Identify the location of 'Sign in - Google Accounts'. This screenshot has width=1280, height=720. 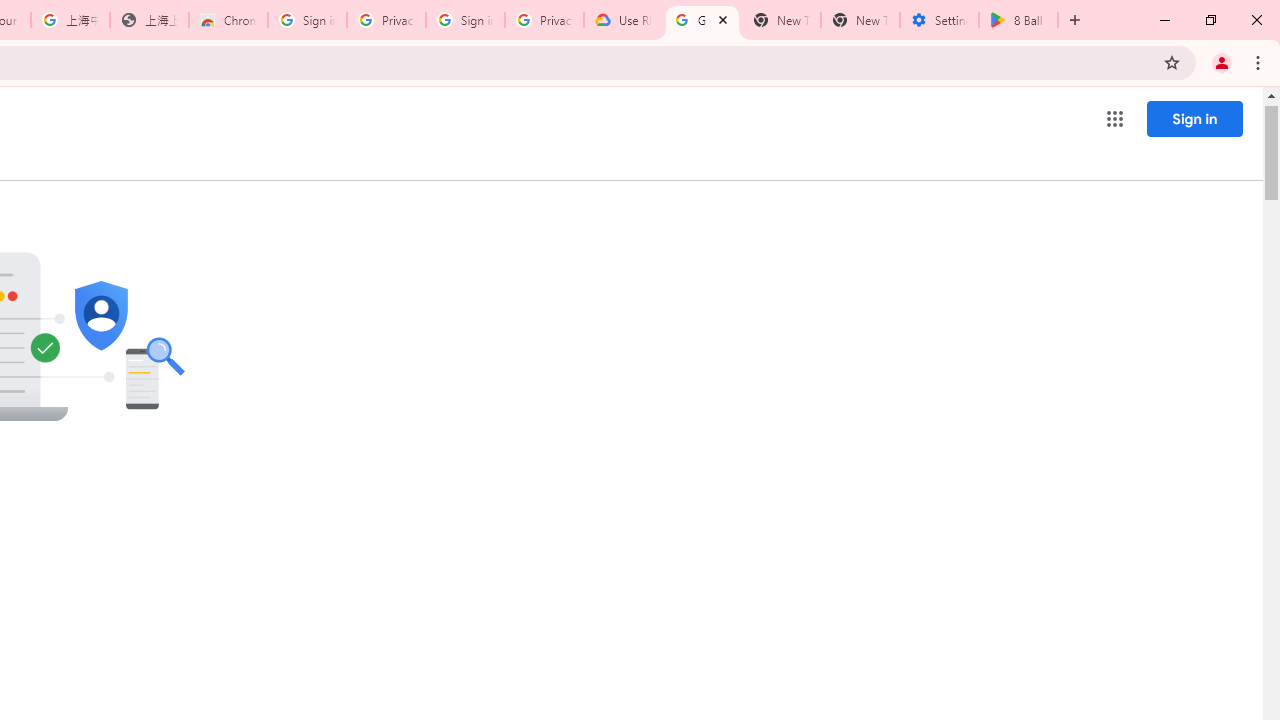
(464, 20).